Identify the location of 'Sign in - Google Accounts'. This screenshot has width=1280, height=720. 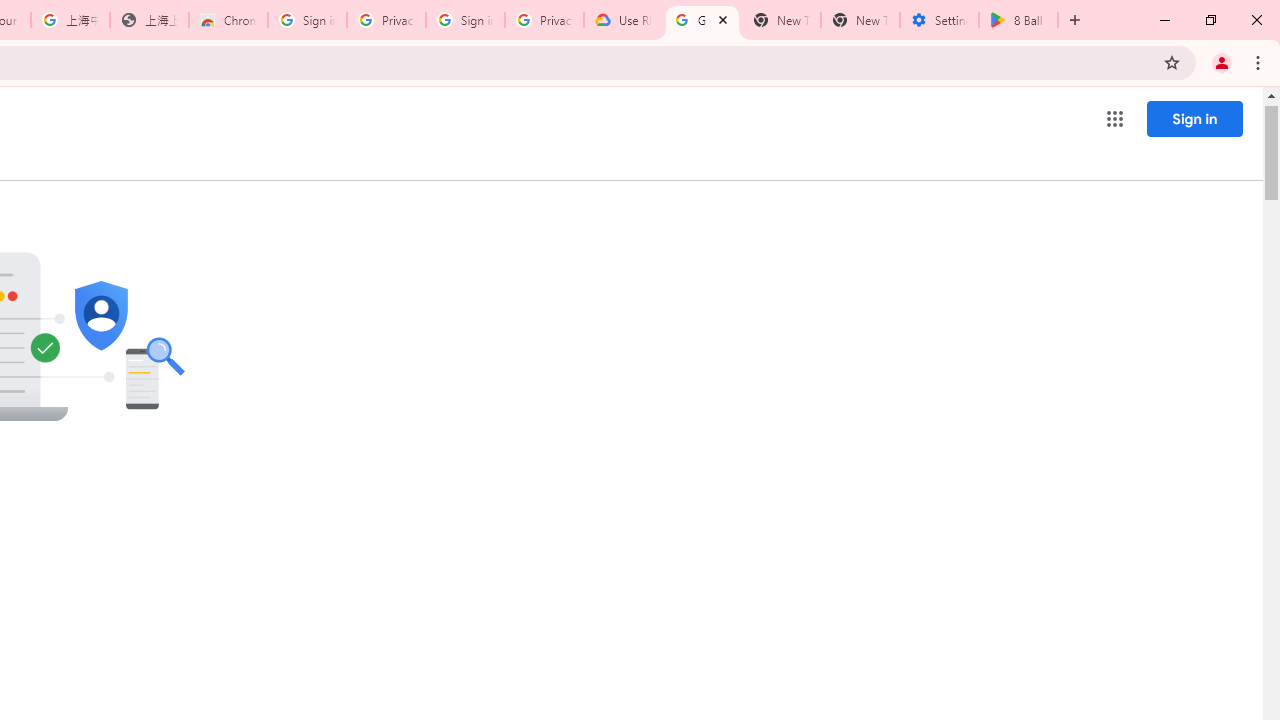
(464, 20).